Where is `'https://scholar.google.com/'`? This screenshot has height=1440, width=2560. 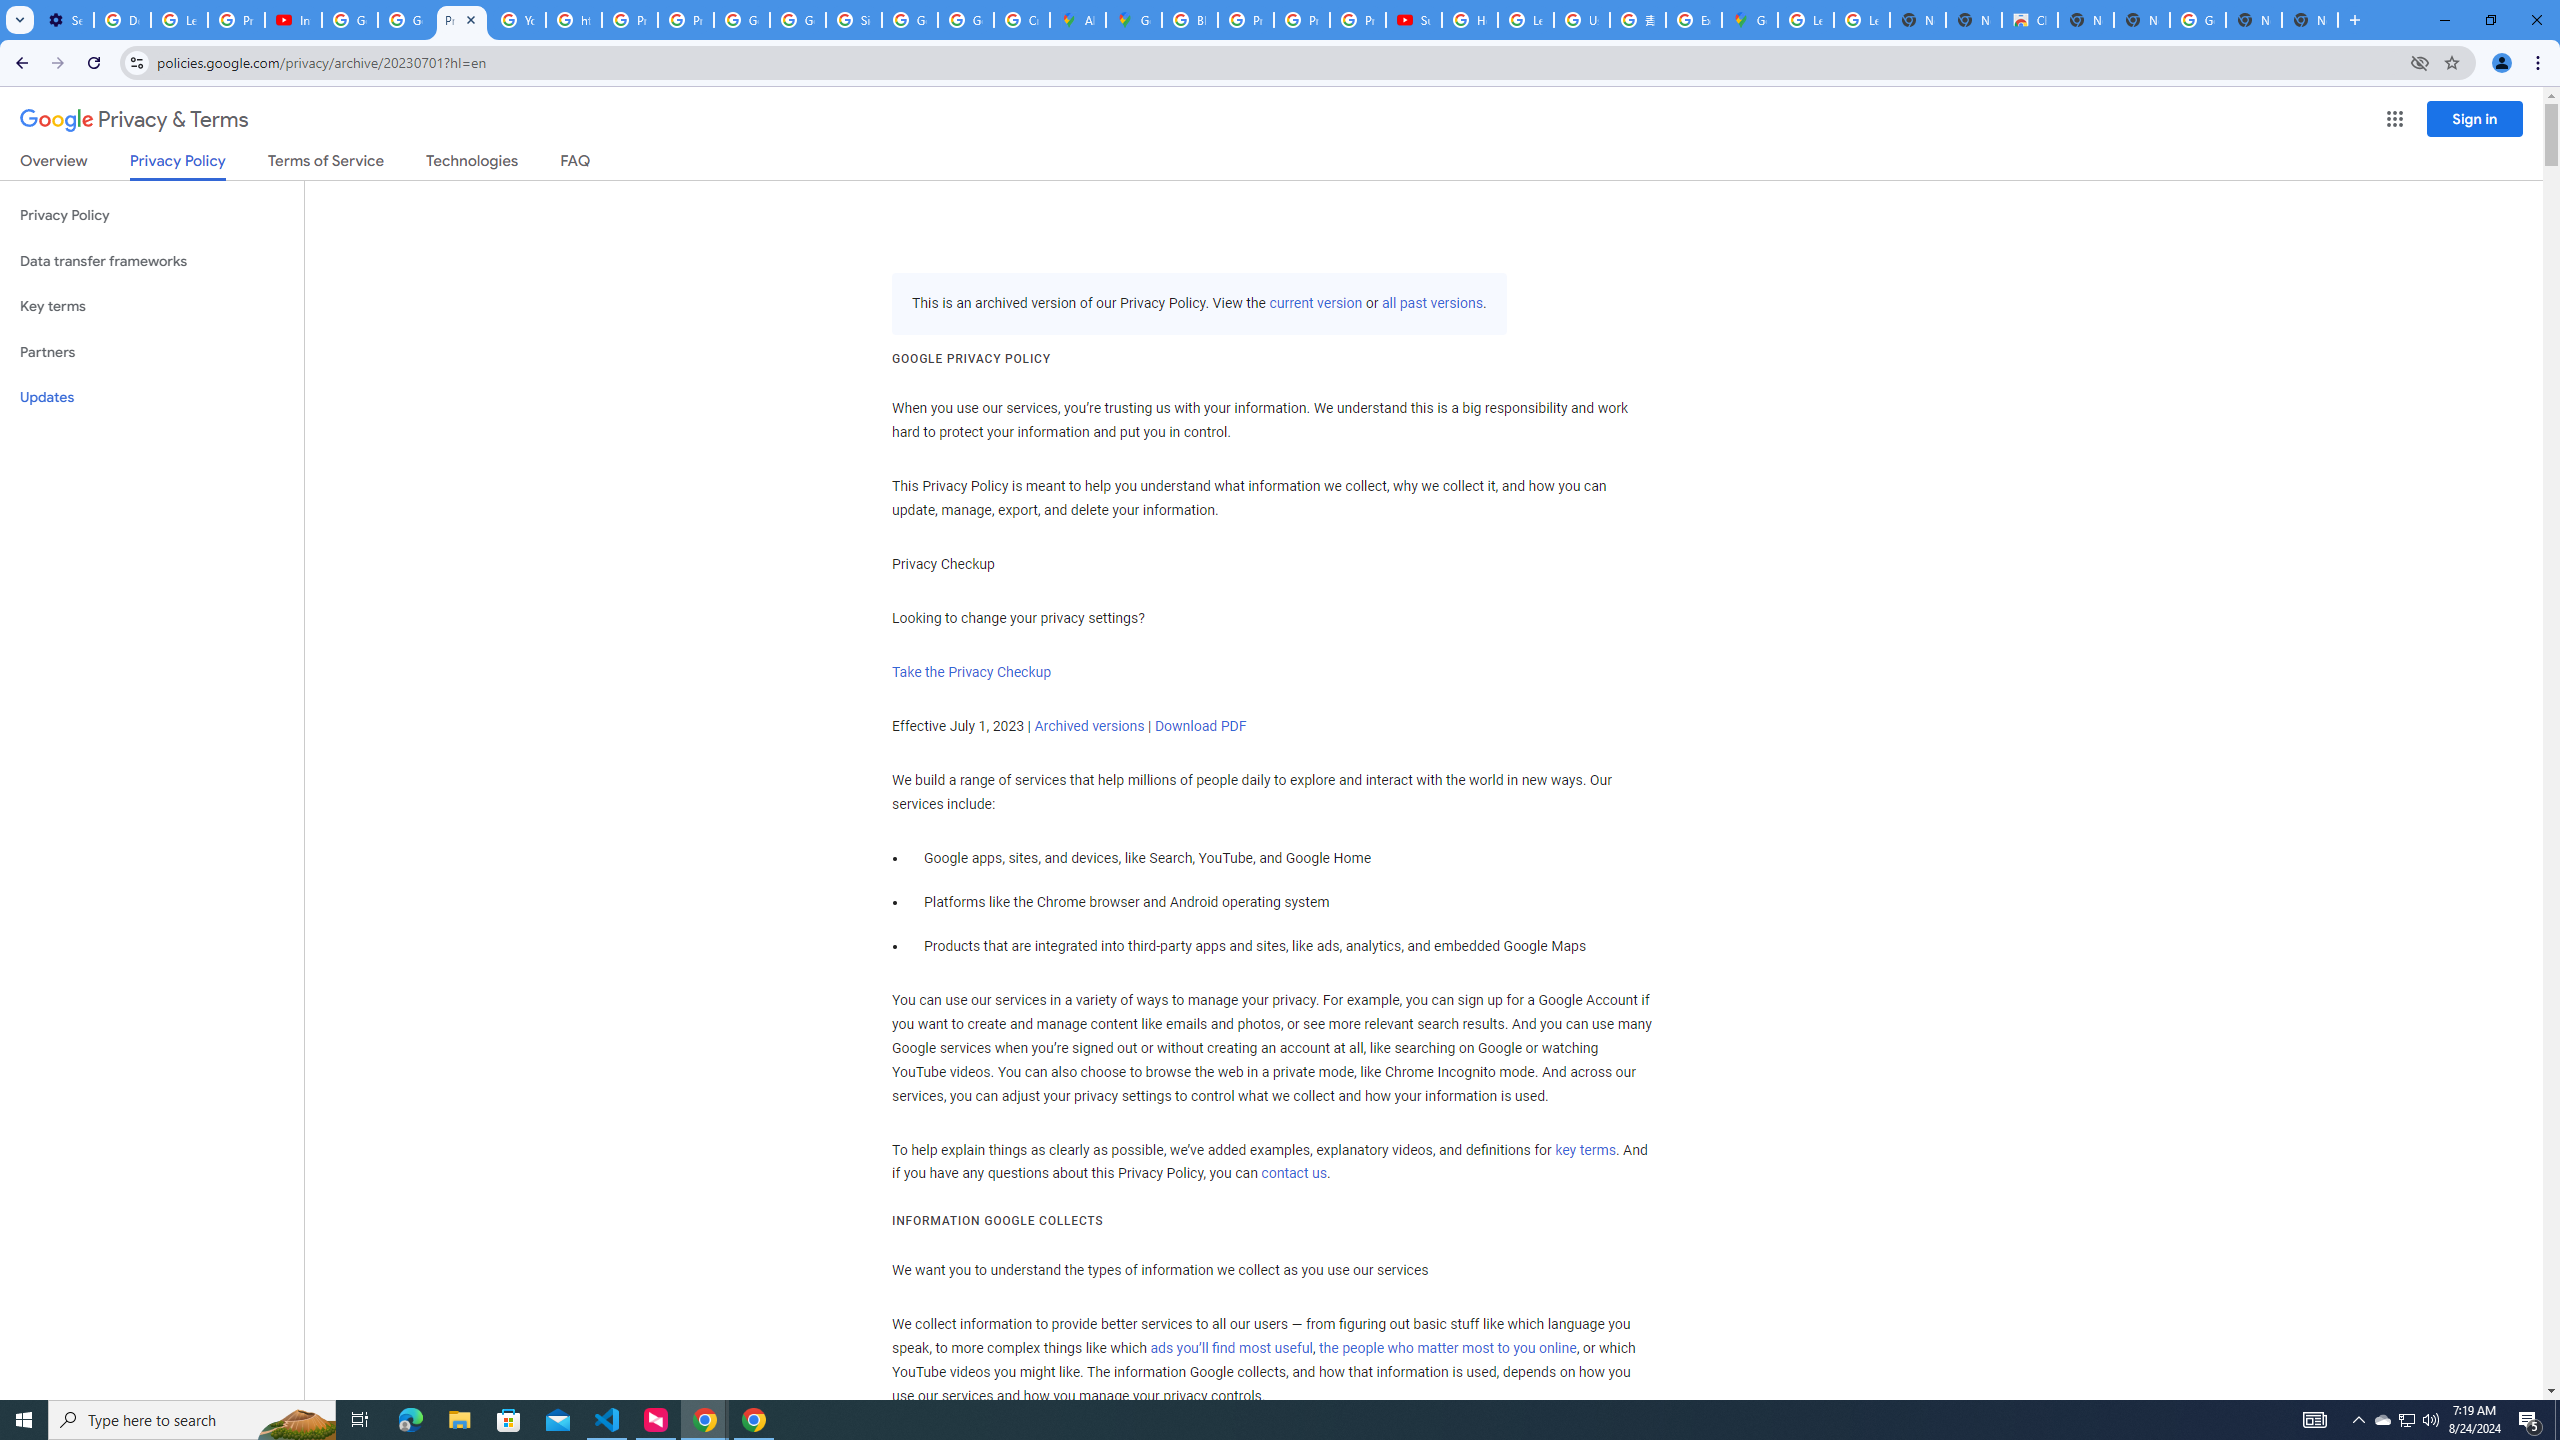
'https://scholar.google.com/' is located at coordinates (574, 19).